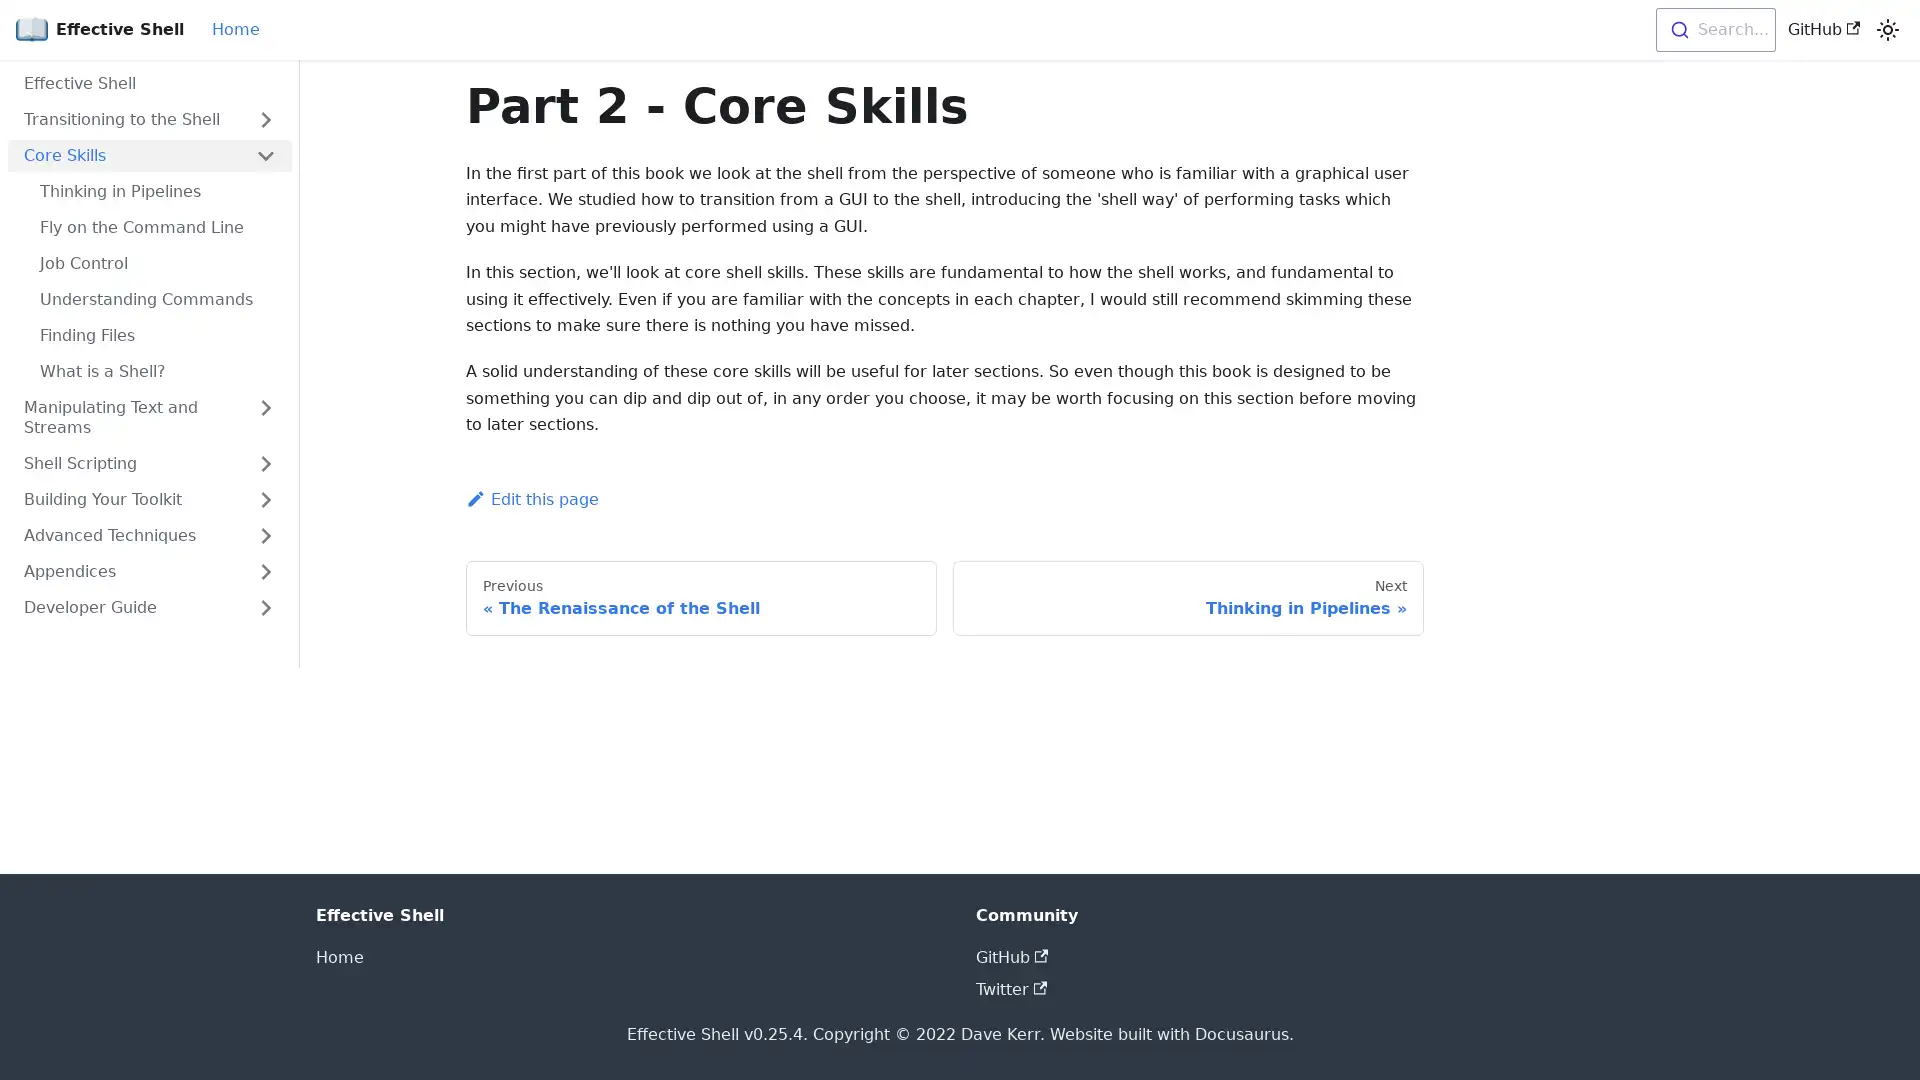 This screenshot has width=1920, height=1080. I want to click on Switch between dark and light mode (currently light mode), so click(1886, 30).